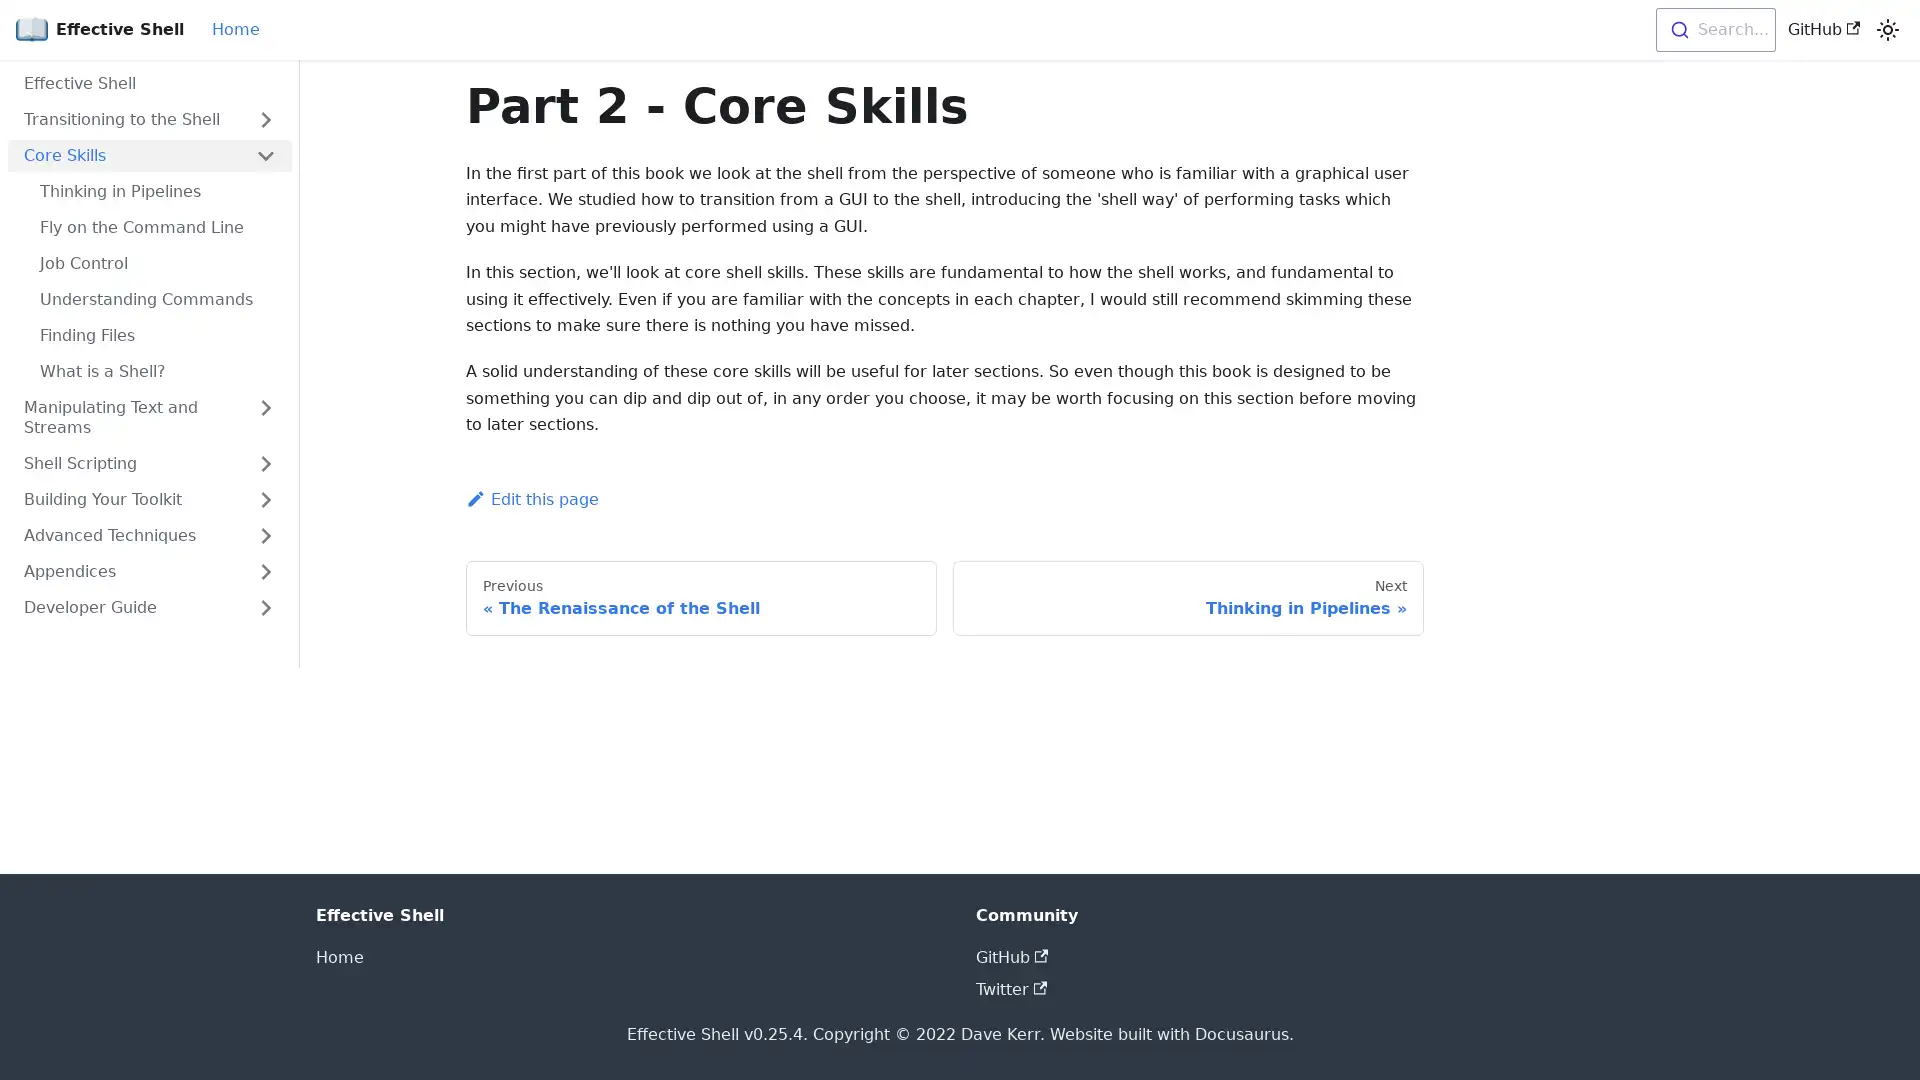 This screenshot has width=1920, height=1080. I want to click on Switch between dark and light mode (currently light mode), so click(1886, 30).